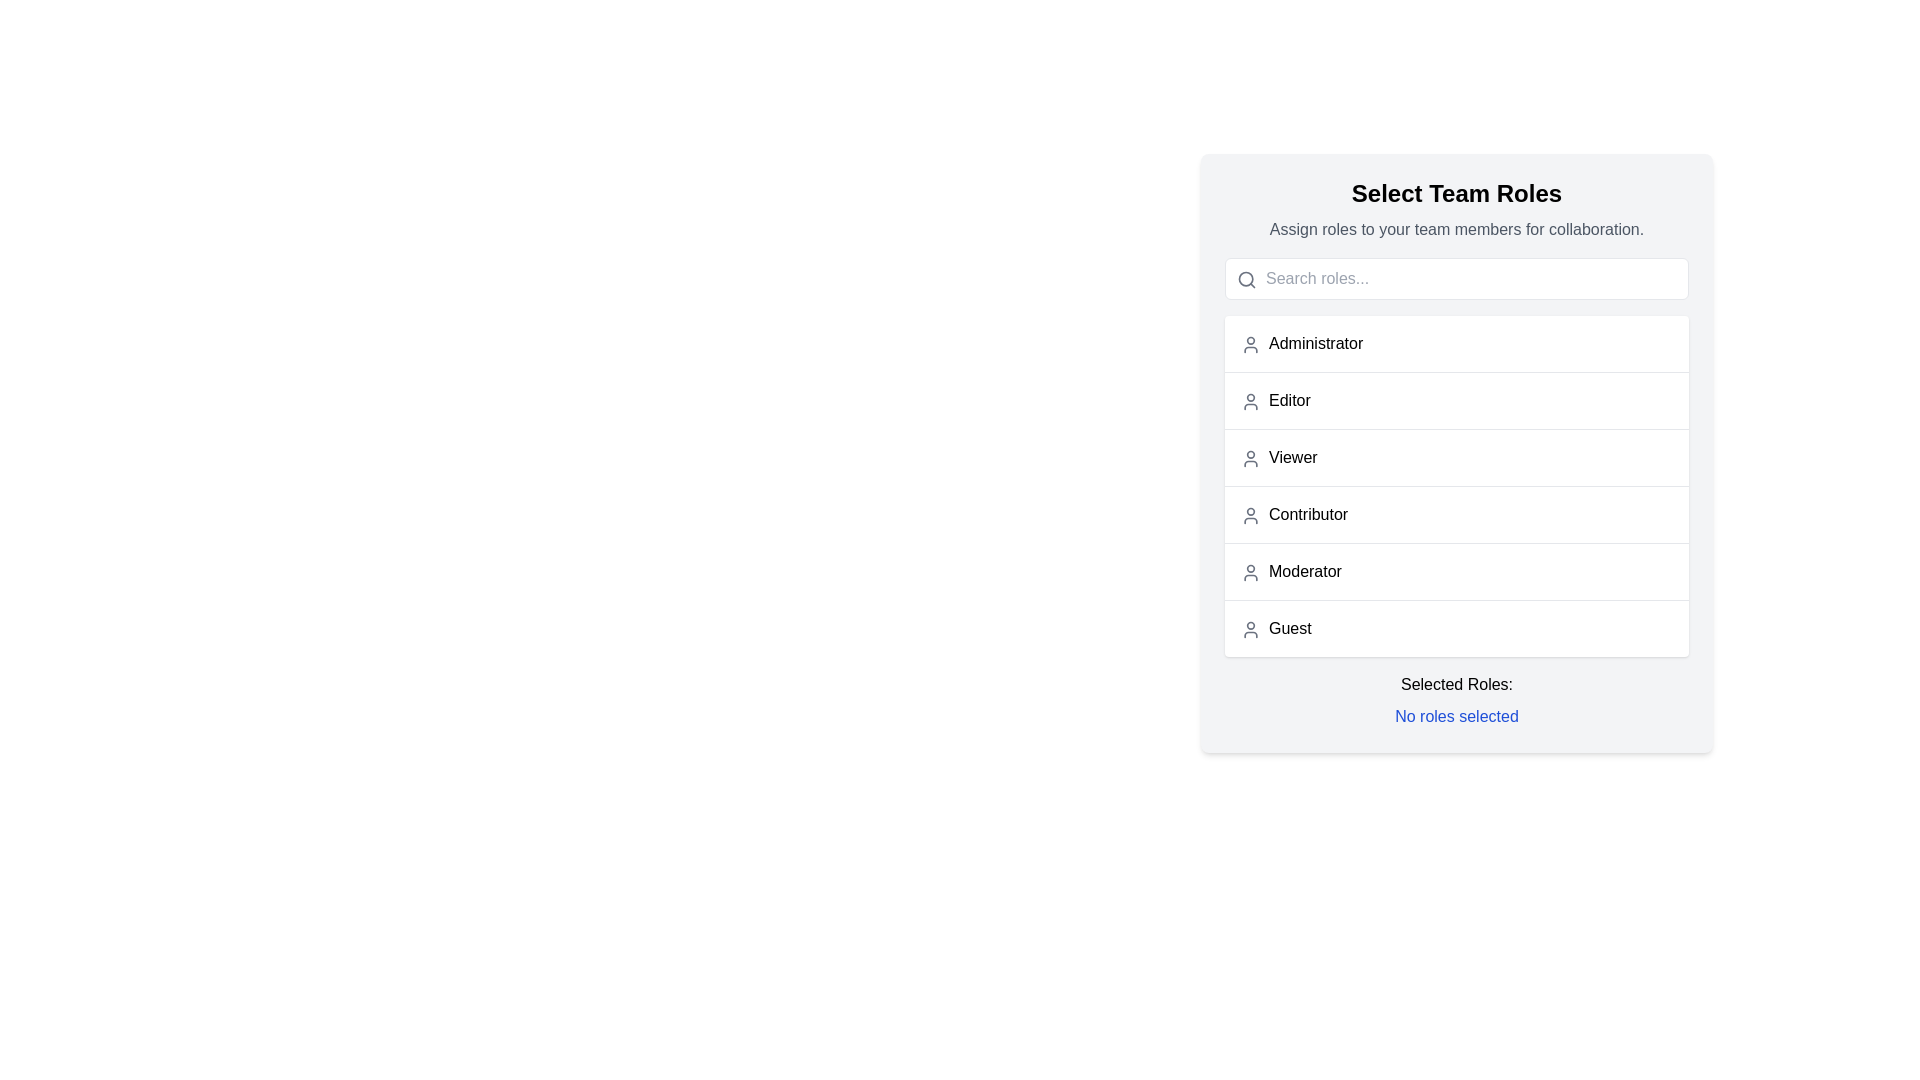 The image size is (1920, 1080). What do you see at coordinates (1250, 401) in the screenshot?
I see `the user profile icon` at bounding box center [1250, 401].